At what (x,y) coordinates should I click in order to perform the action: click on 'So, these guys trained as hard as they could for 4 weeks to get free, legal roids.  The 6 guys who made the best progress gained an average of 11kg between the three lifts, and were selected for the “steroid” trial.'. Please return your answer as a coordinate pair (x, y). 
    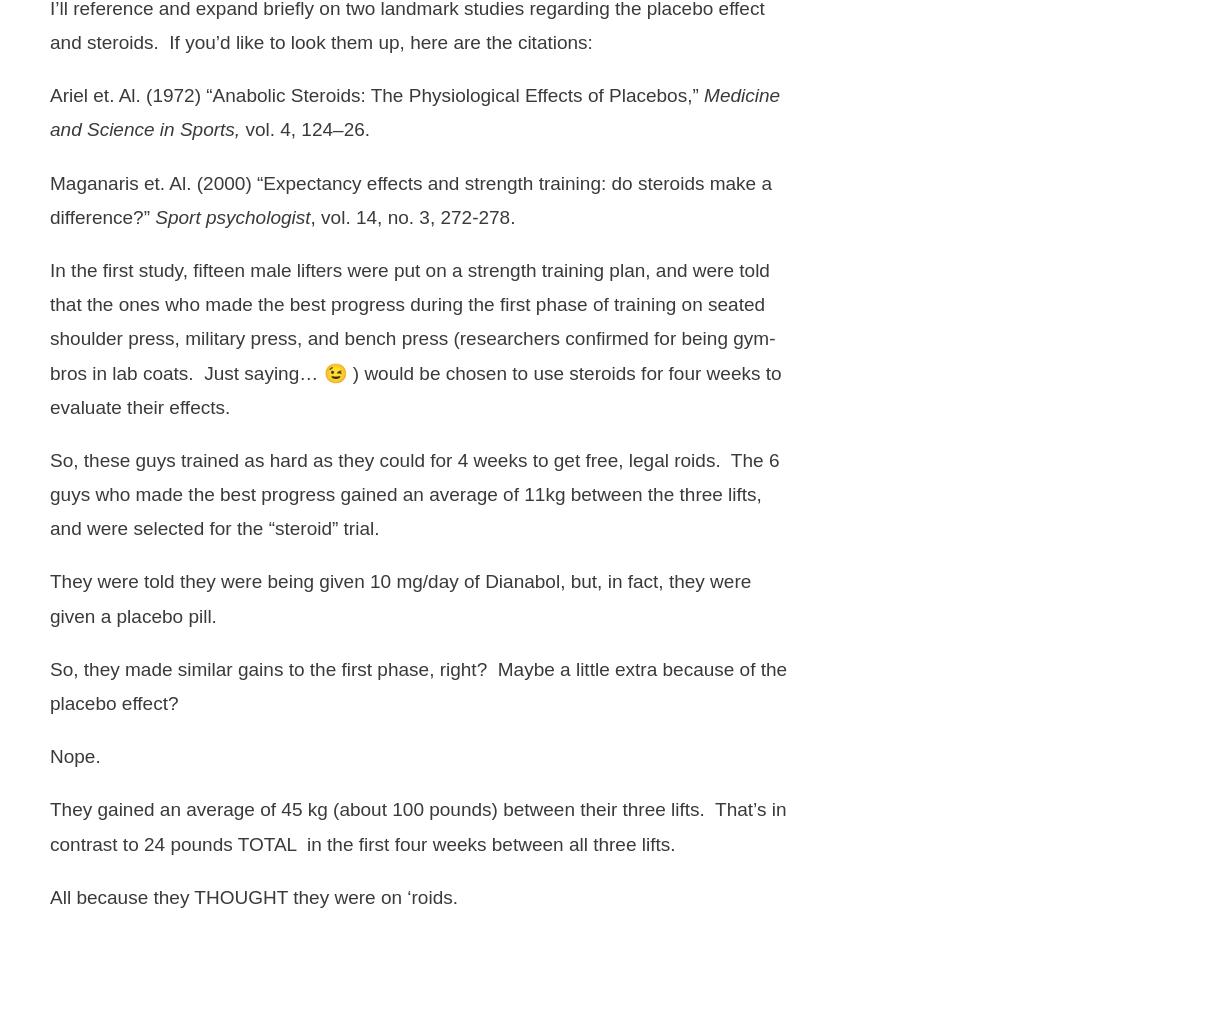
    Looking at the image, I should click on (50, 492).